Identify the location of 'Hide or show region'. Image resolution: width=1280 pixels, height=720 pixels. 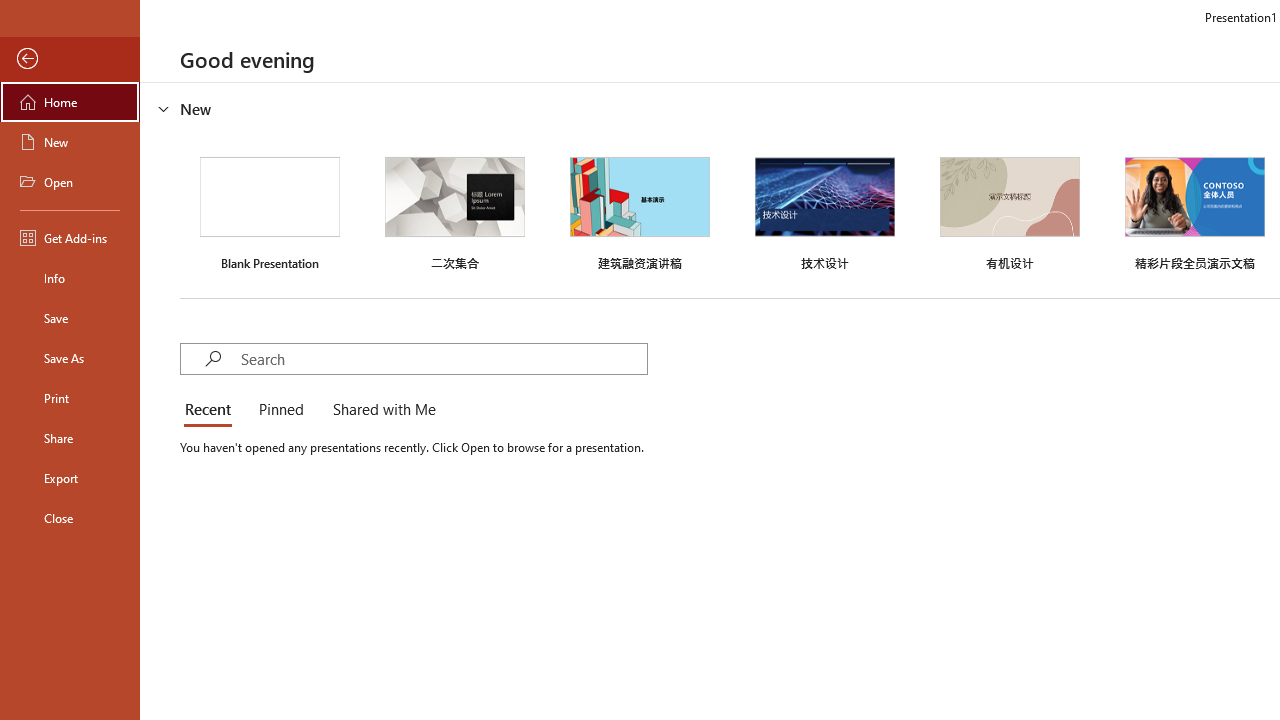
(164, 109).